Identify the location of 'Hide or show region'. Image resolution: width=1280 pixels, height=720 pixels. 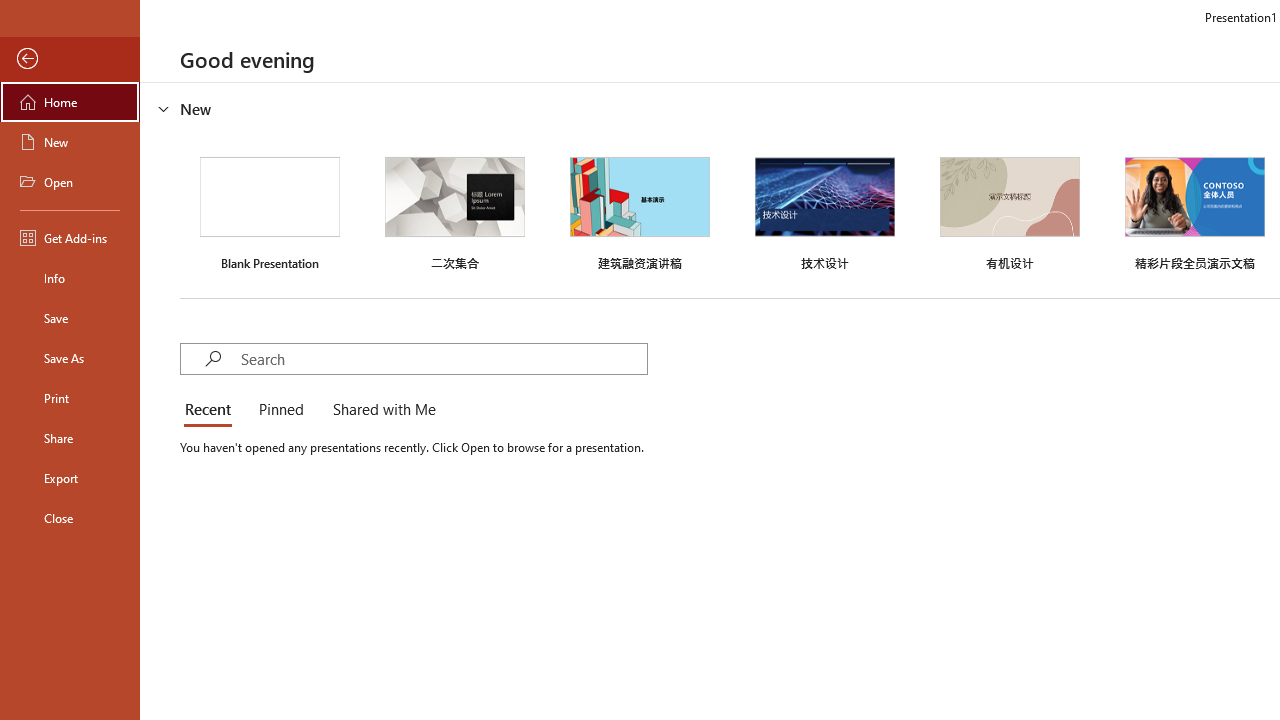
(164, 109).